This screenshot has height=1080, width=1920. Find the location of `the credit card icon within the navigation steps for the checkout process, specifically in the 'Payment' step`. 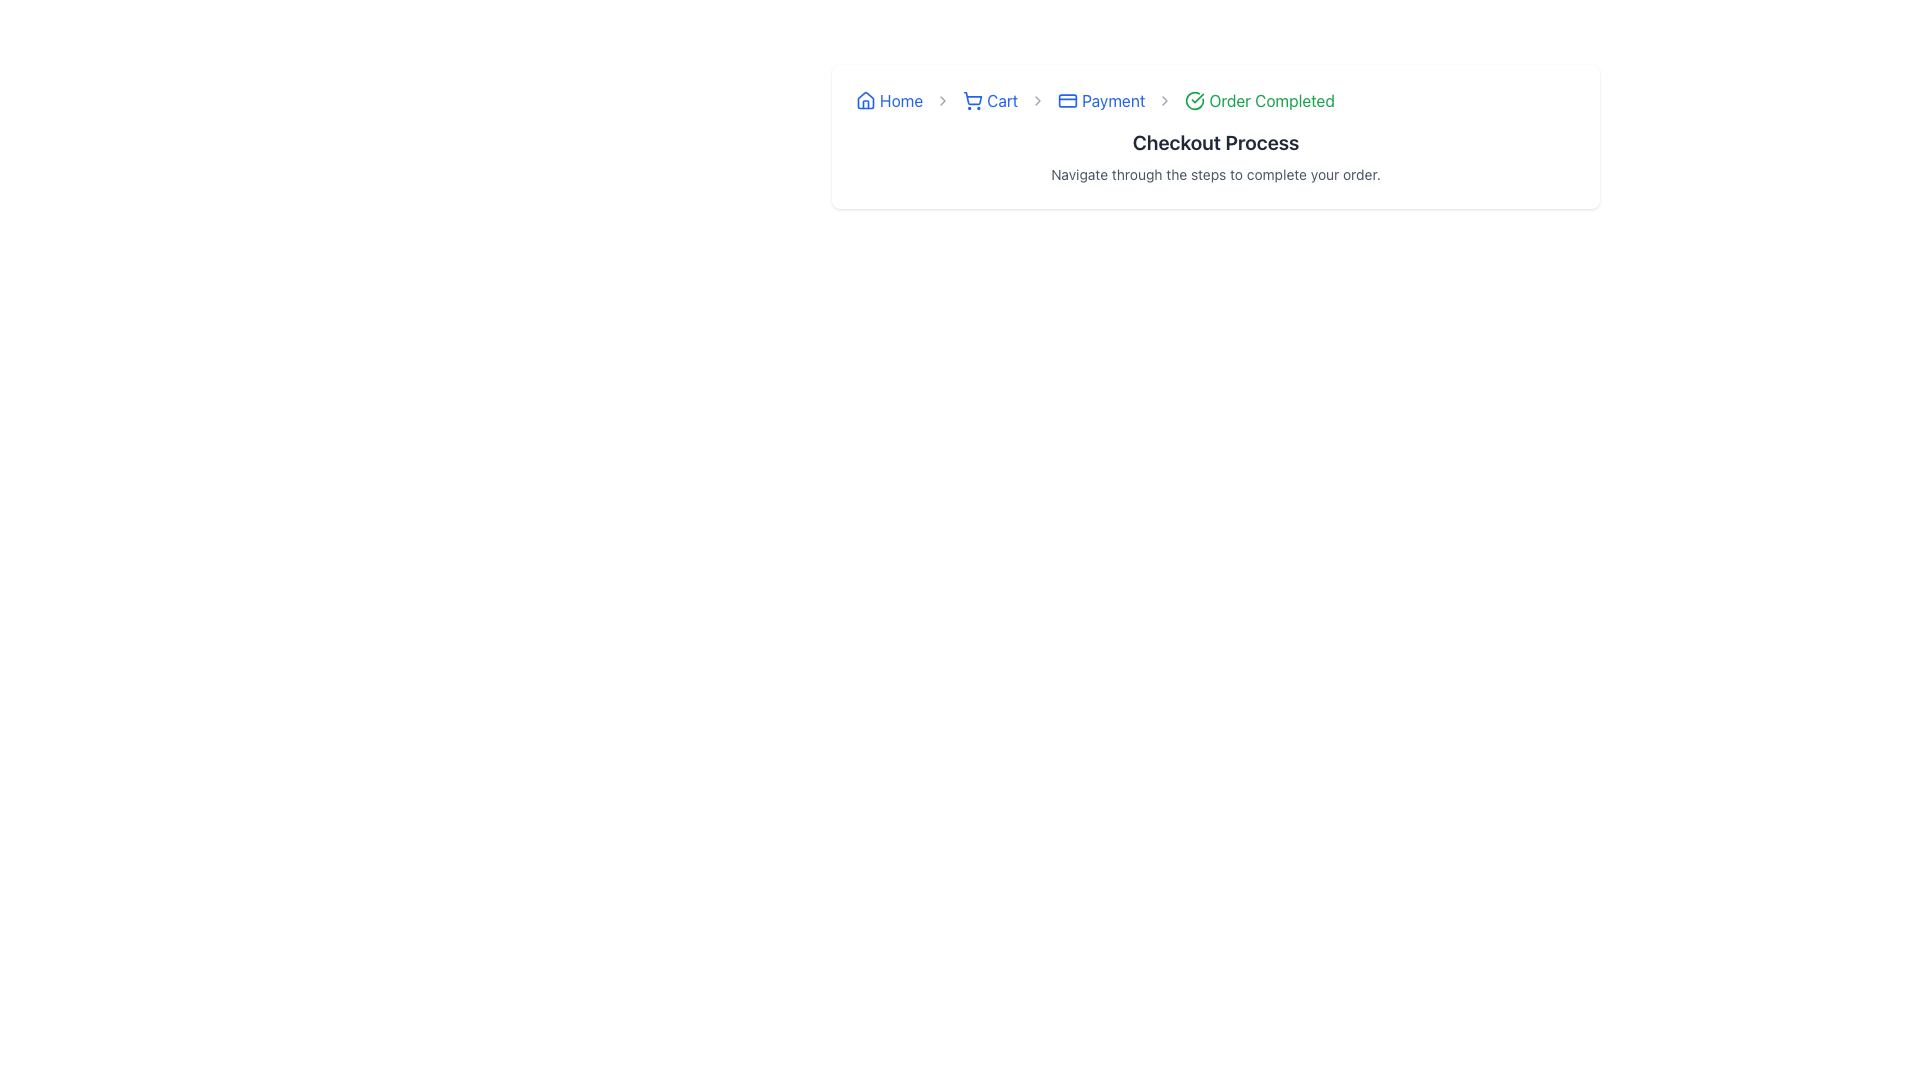

the credit card icon within the navigation steps for the checkout process, specifically in the 'Payment' step is located at coordinates (1067, 100).